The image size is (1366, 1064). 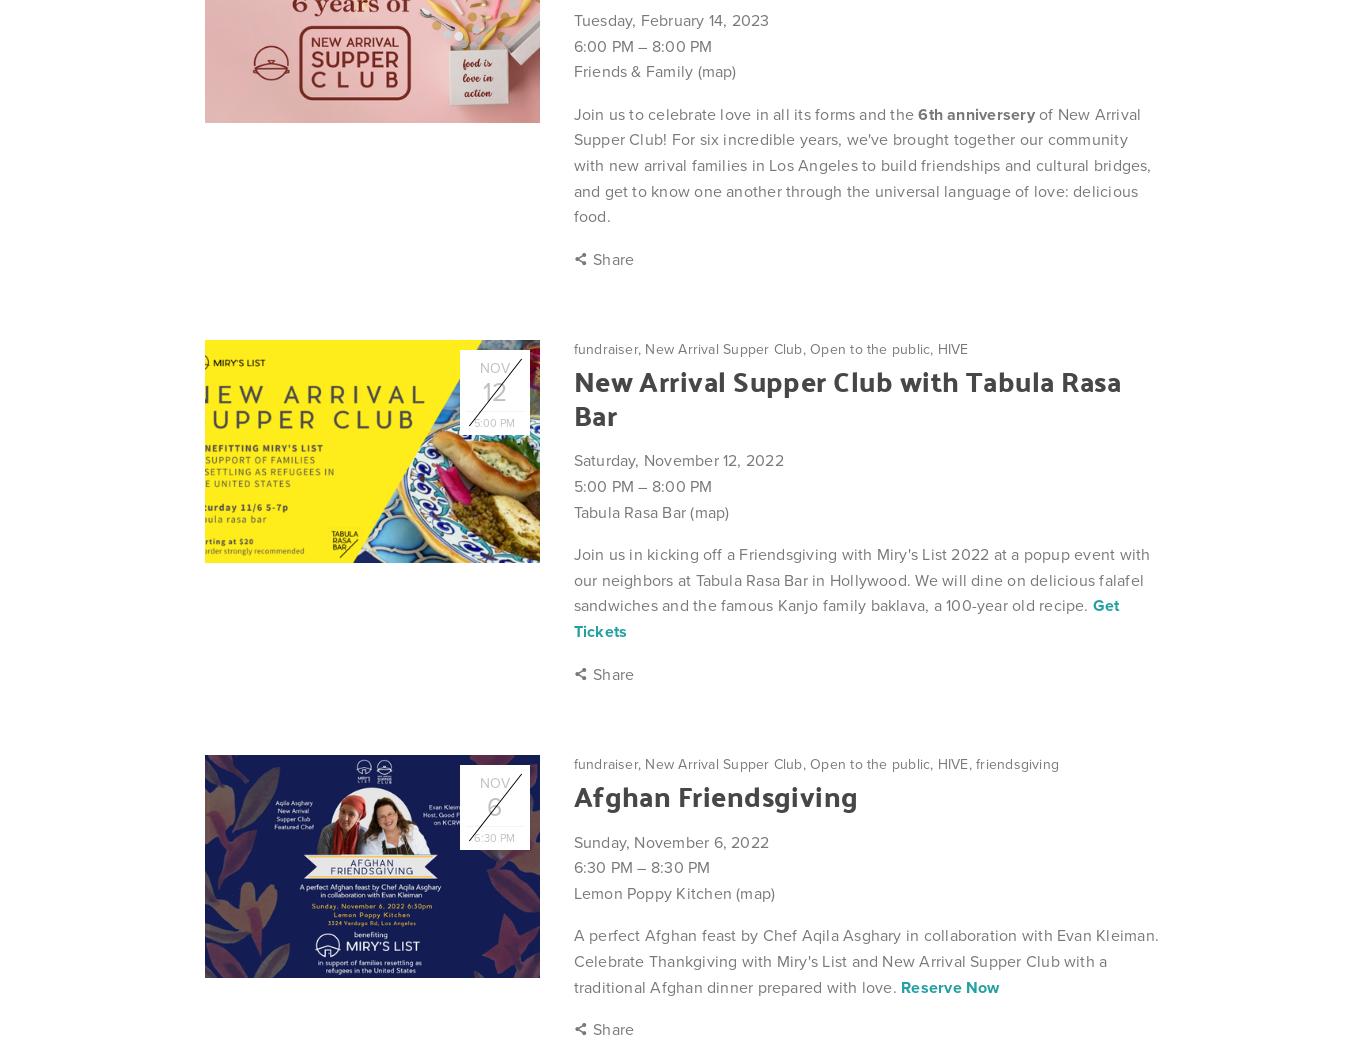 I want to click on 'Join us in kicking off a Friendsgiving with Miry's List 2022 at a popup event with our neighbors at Tabula Rasa Bar in Hollywood. We will dine on delicious falafel sandwiches and the famous Kanjo family baklava, a 100-year old recipe.', so click(x=860, y=579).